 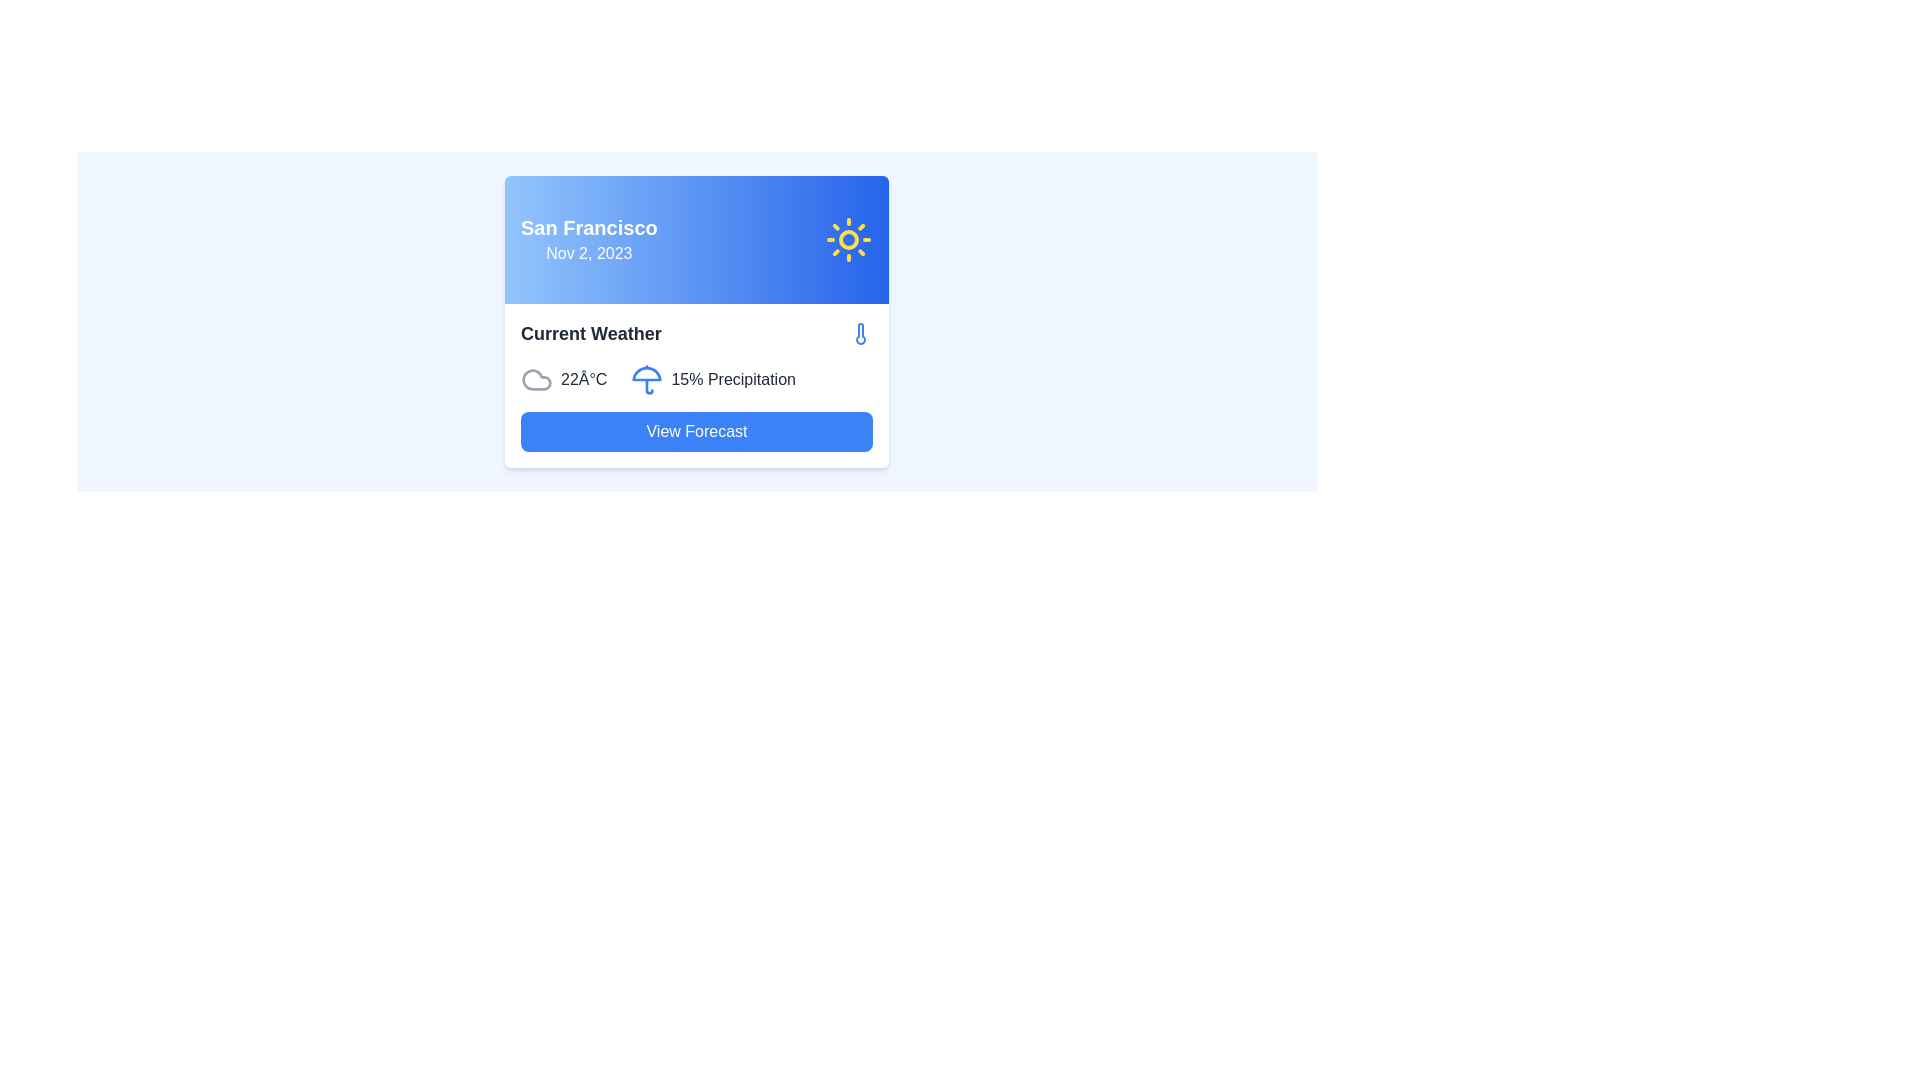 I want to click on the blue thermometer icon located to the right of the 'Current Weather' section's label, so click(x=860, y=333).